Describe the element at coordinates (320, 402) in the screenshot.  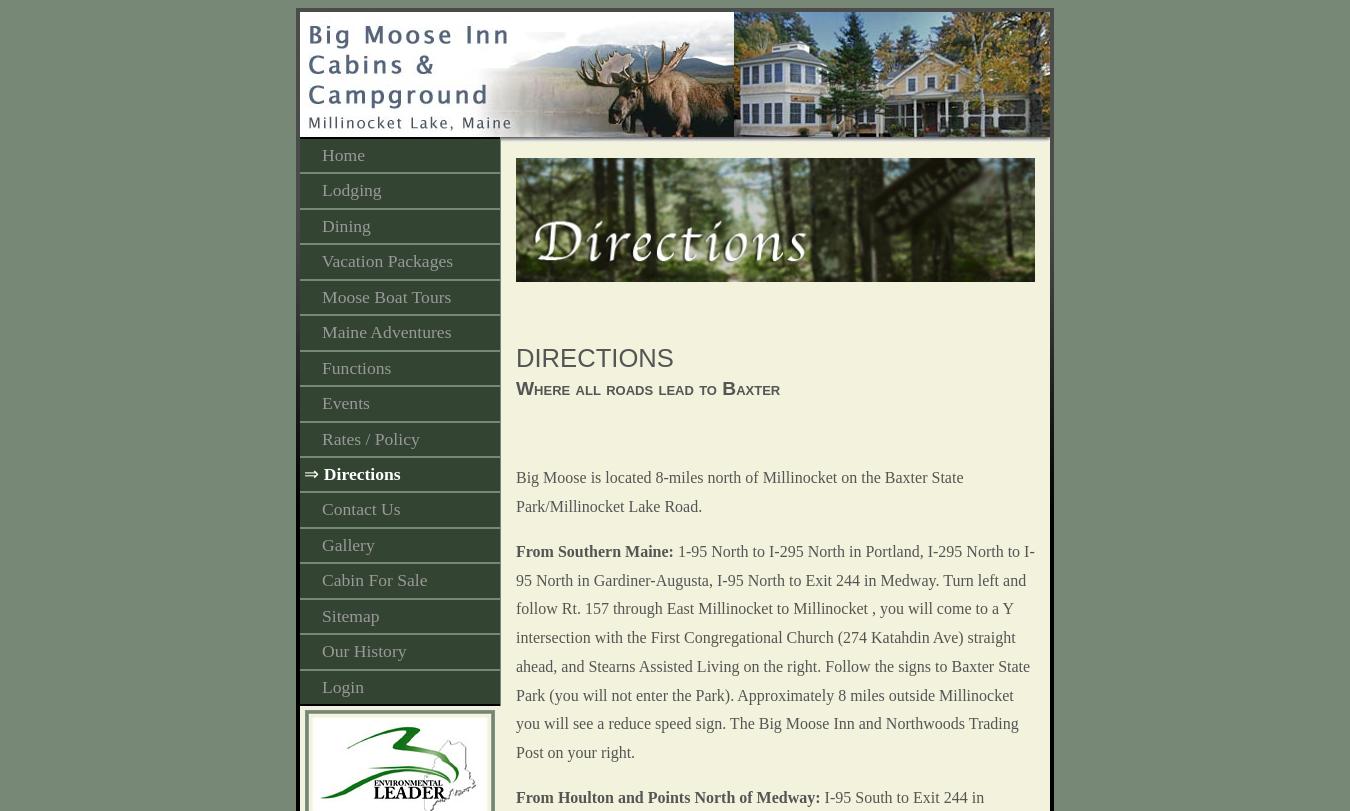
I see `'Events'` at that location.